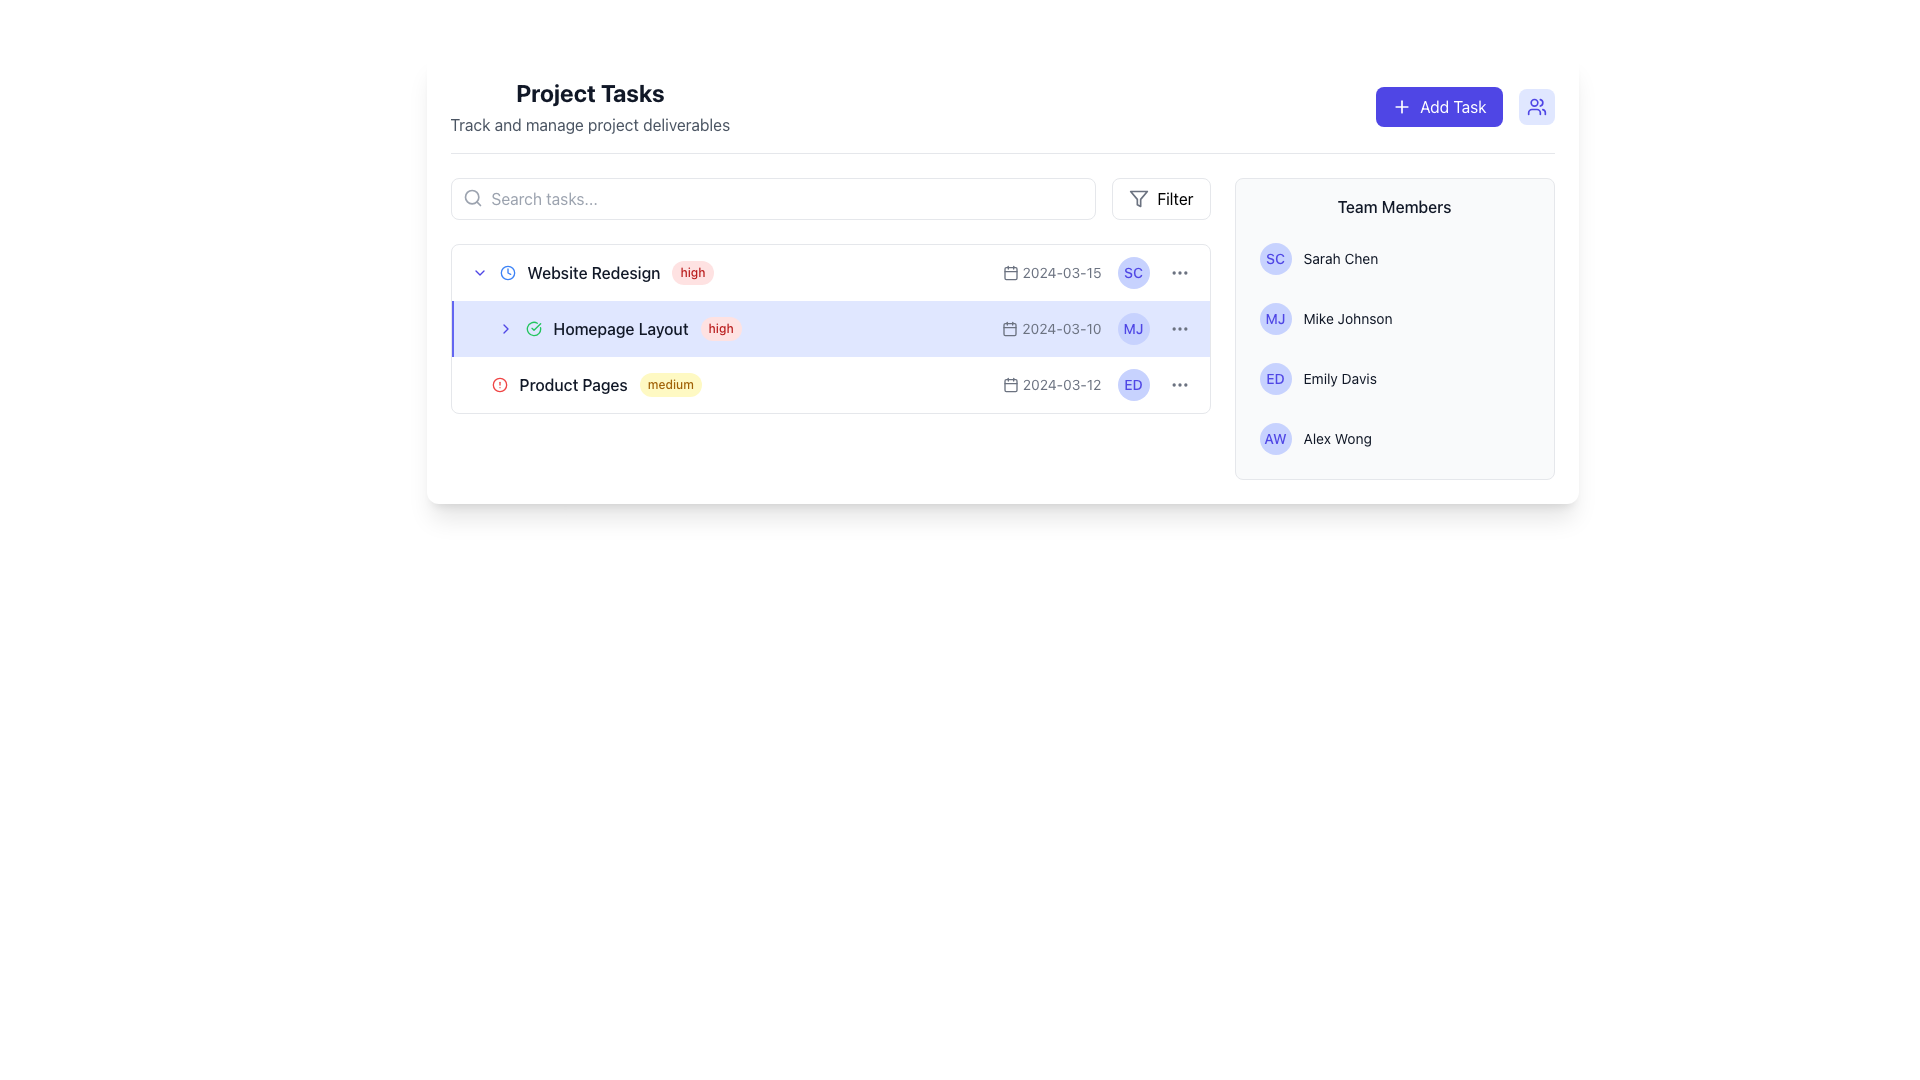 The width and height of the screenshot is (1920, 1080). What do you see at coordinates (1393, 378) in the screenshot?
I see `the List item displaying user information with initials 'ED' and name 'Emily Davis' in the 'Team Members' section` at bounding box center [1393, 378].